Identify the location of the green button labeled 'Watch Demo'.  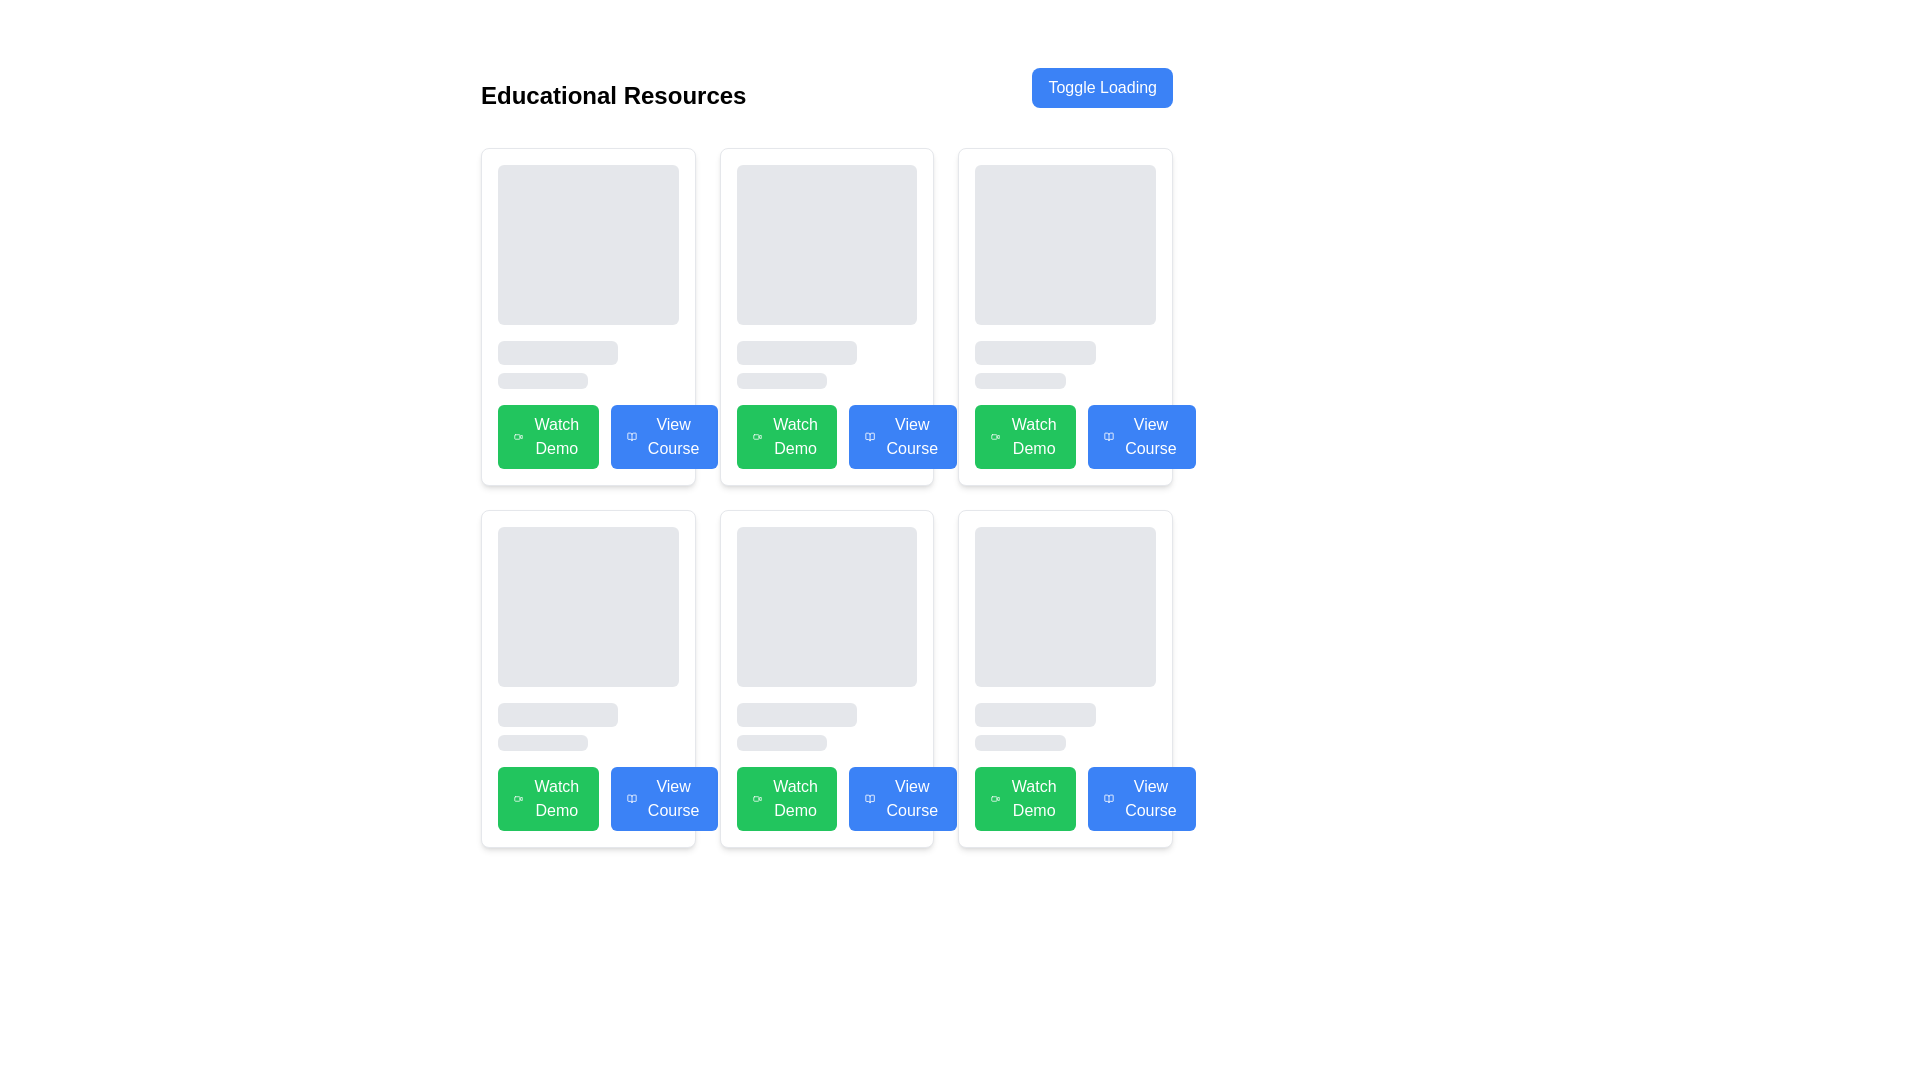
(826, 435).